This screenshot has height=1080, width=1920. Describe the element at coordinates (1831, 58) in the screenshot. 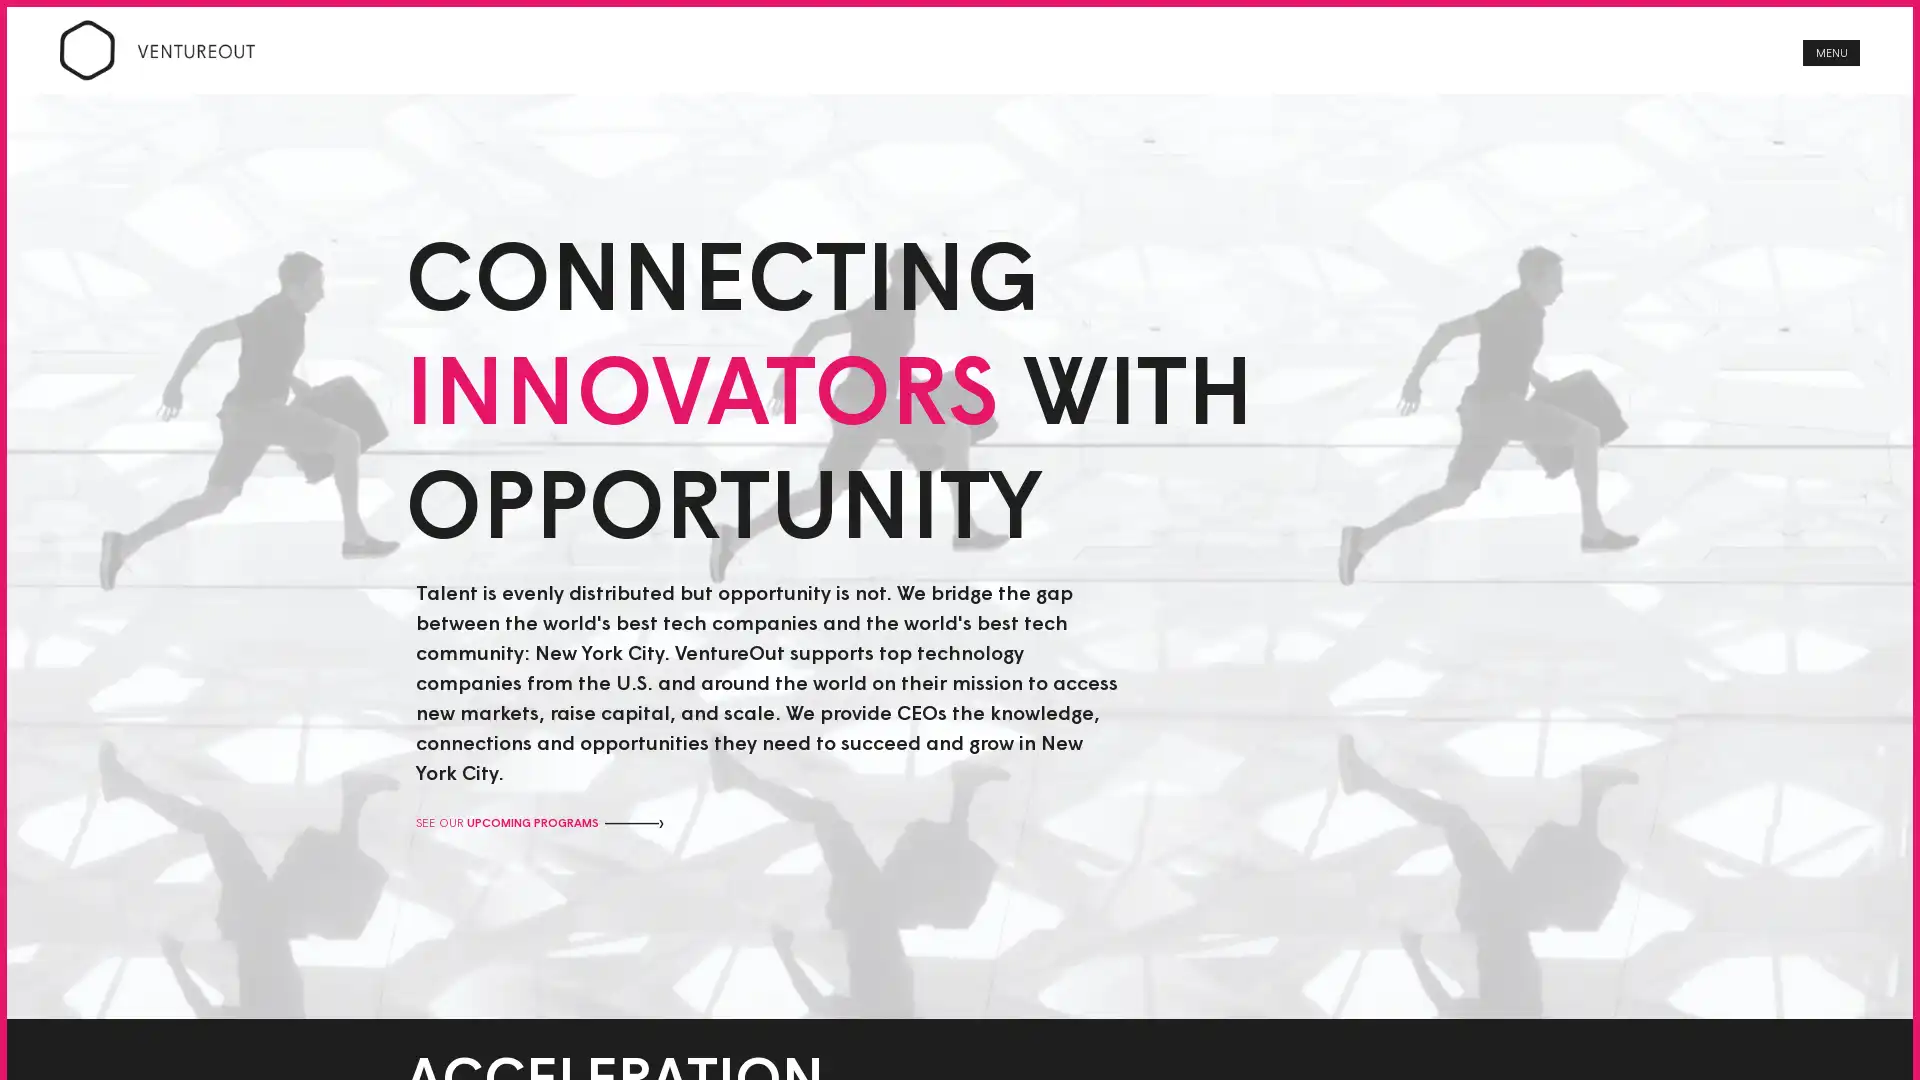

I see `MENU` at that location.